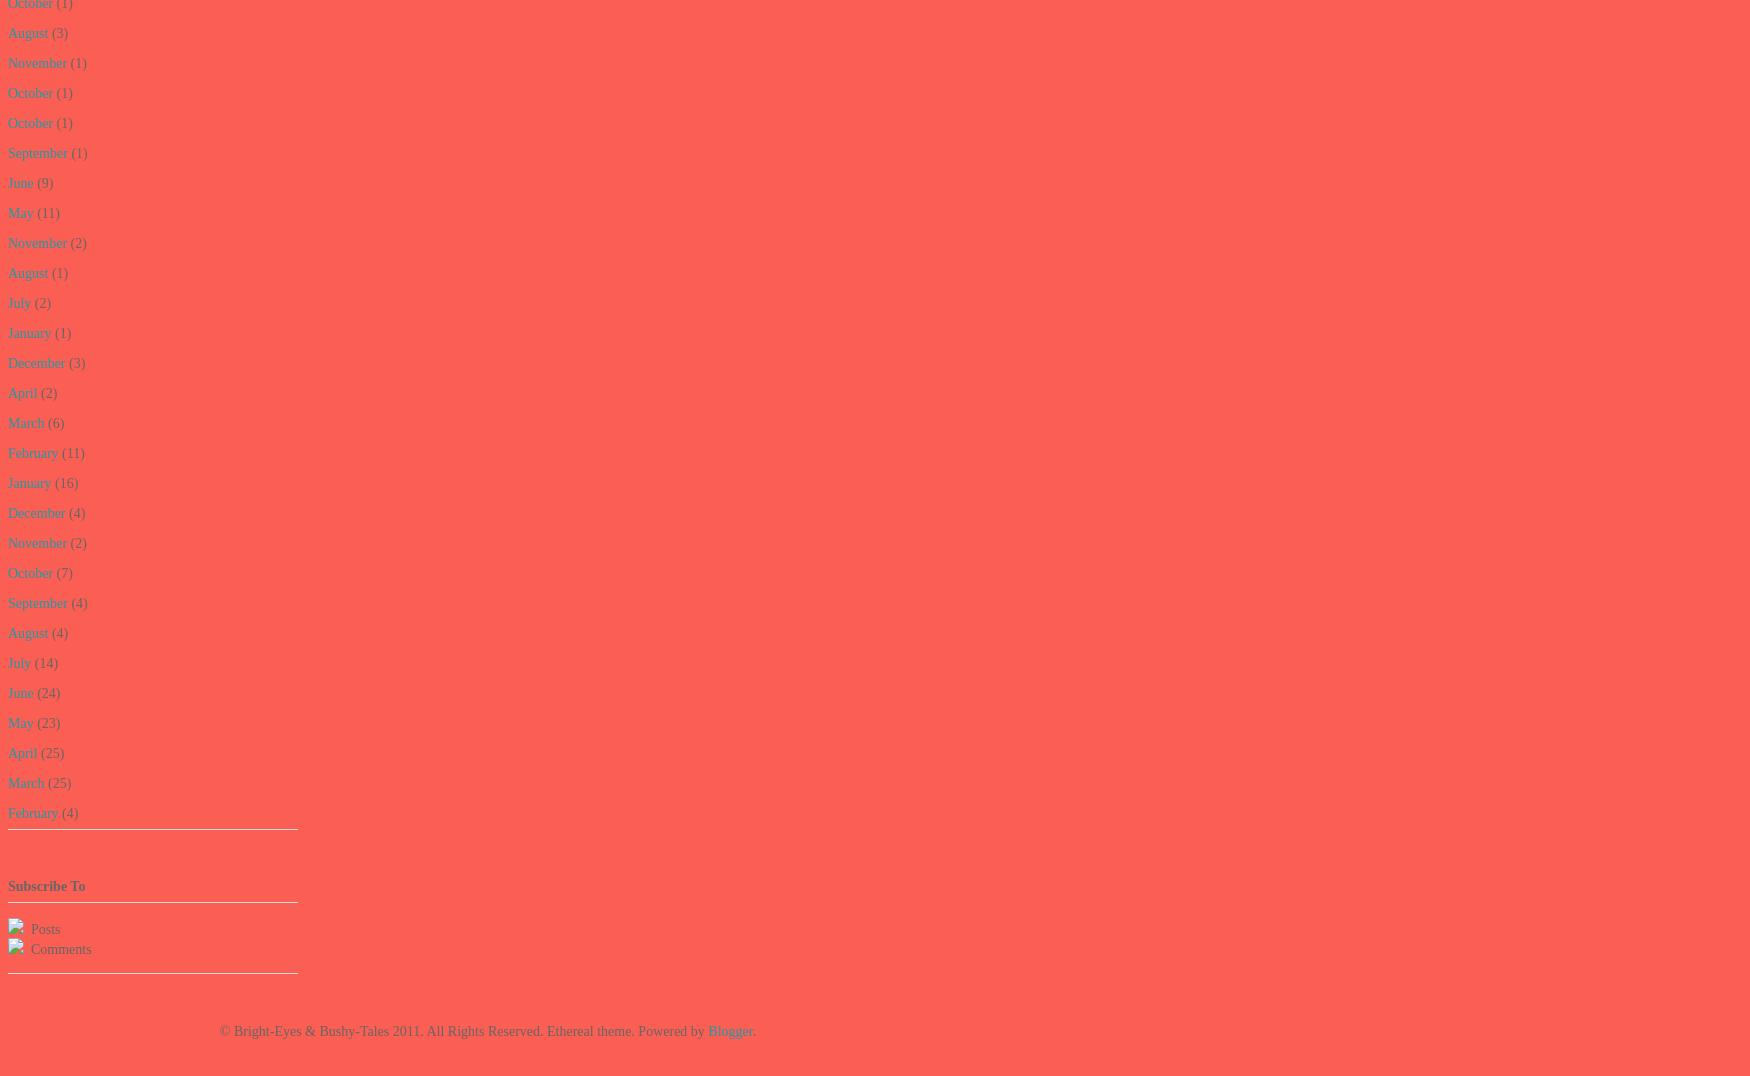  I want to click on '(6)', so click(42, 423).